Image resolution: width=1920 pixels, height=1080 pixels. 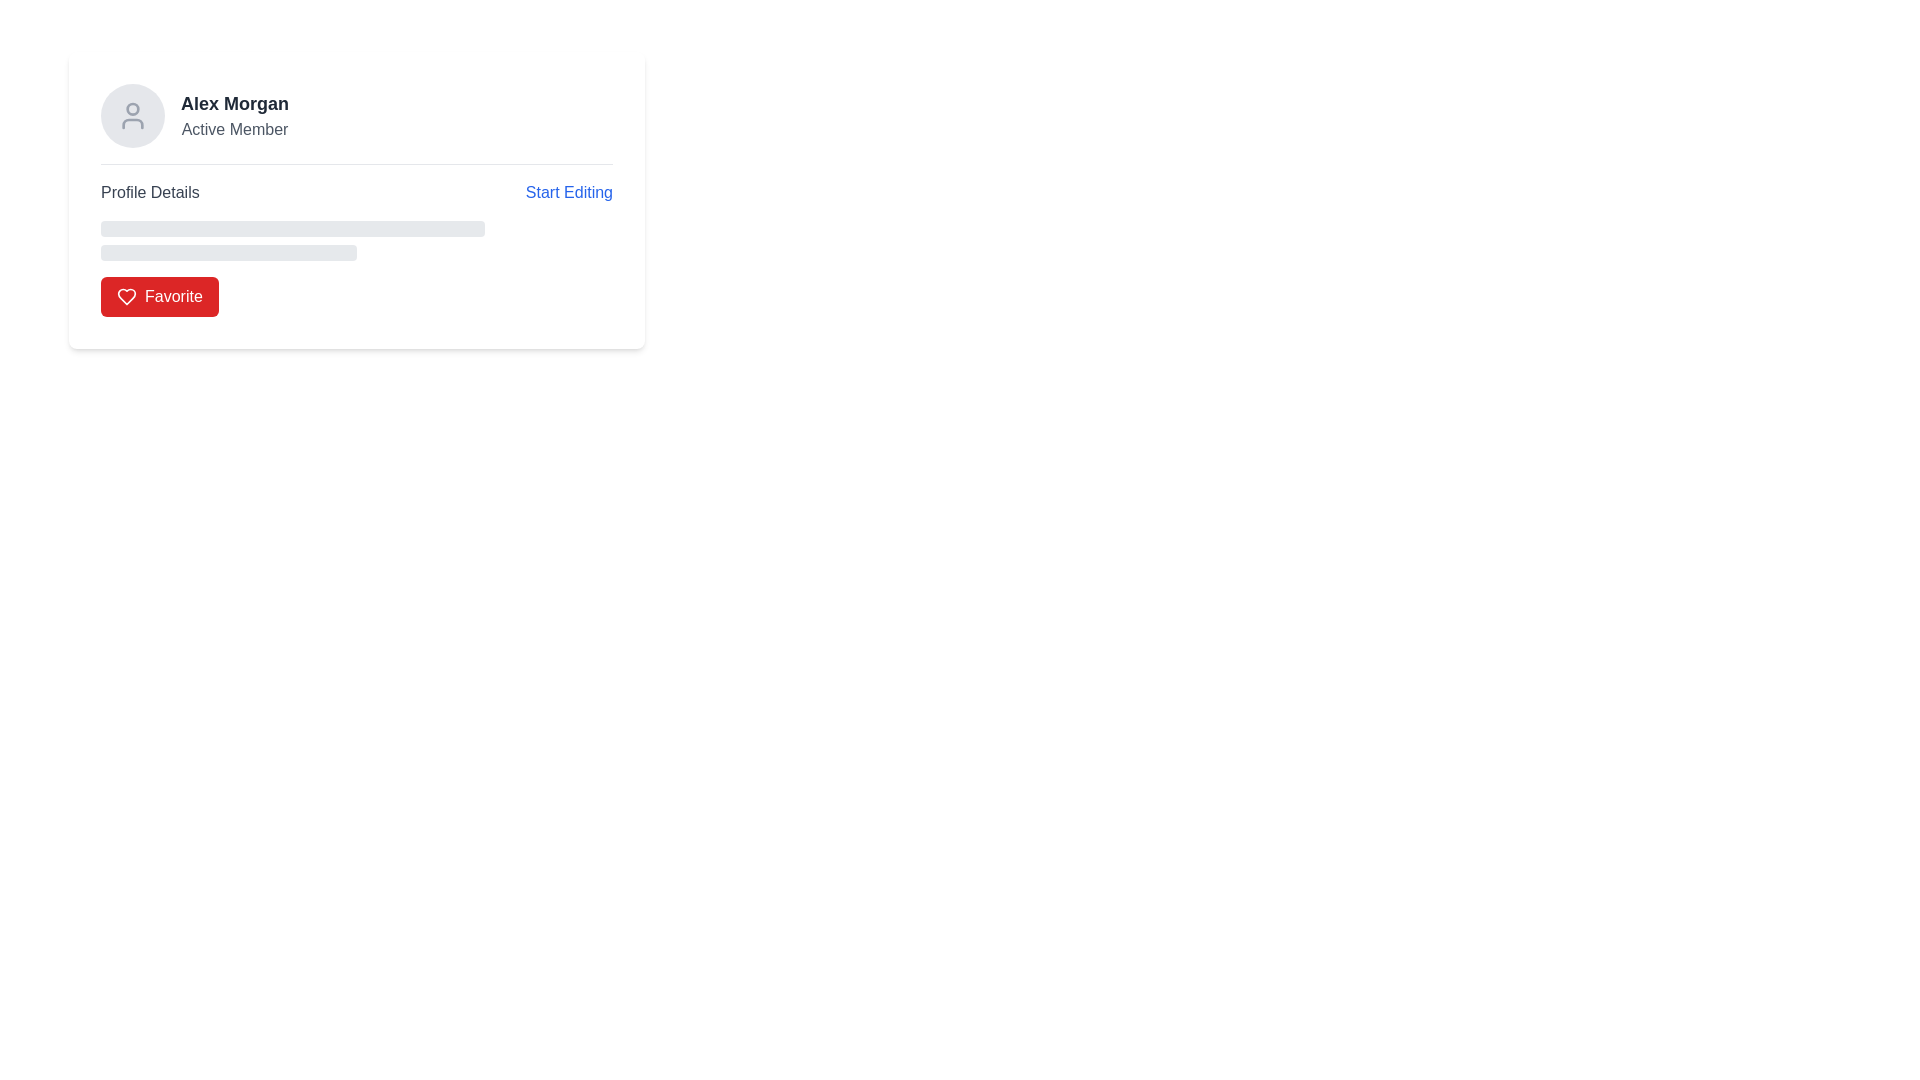 I want to click on the animated loading placeholder, which is positioned below the heading 'Profile Details' and above the red 'Favorite' button, so click(x=356, y=239).